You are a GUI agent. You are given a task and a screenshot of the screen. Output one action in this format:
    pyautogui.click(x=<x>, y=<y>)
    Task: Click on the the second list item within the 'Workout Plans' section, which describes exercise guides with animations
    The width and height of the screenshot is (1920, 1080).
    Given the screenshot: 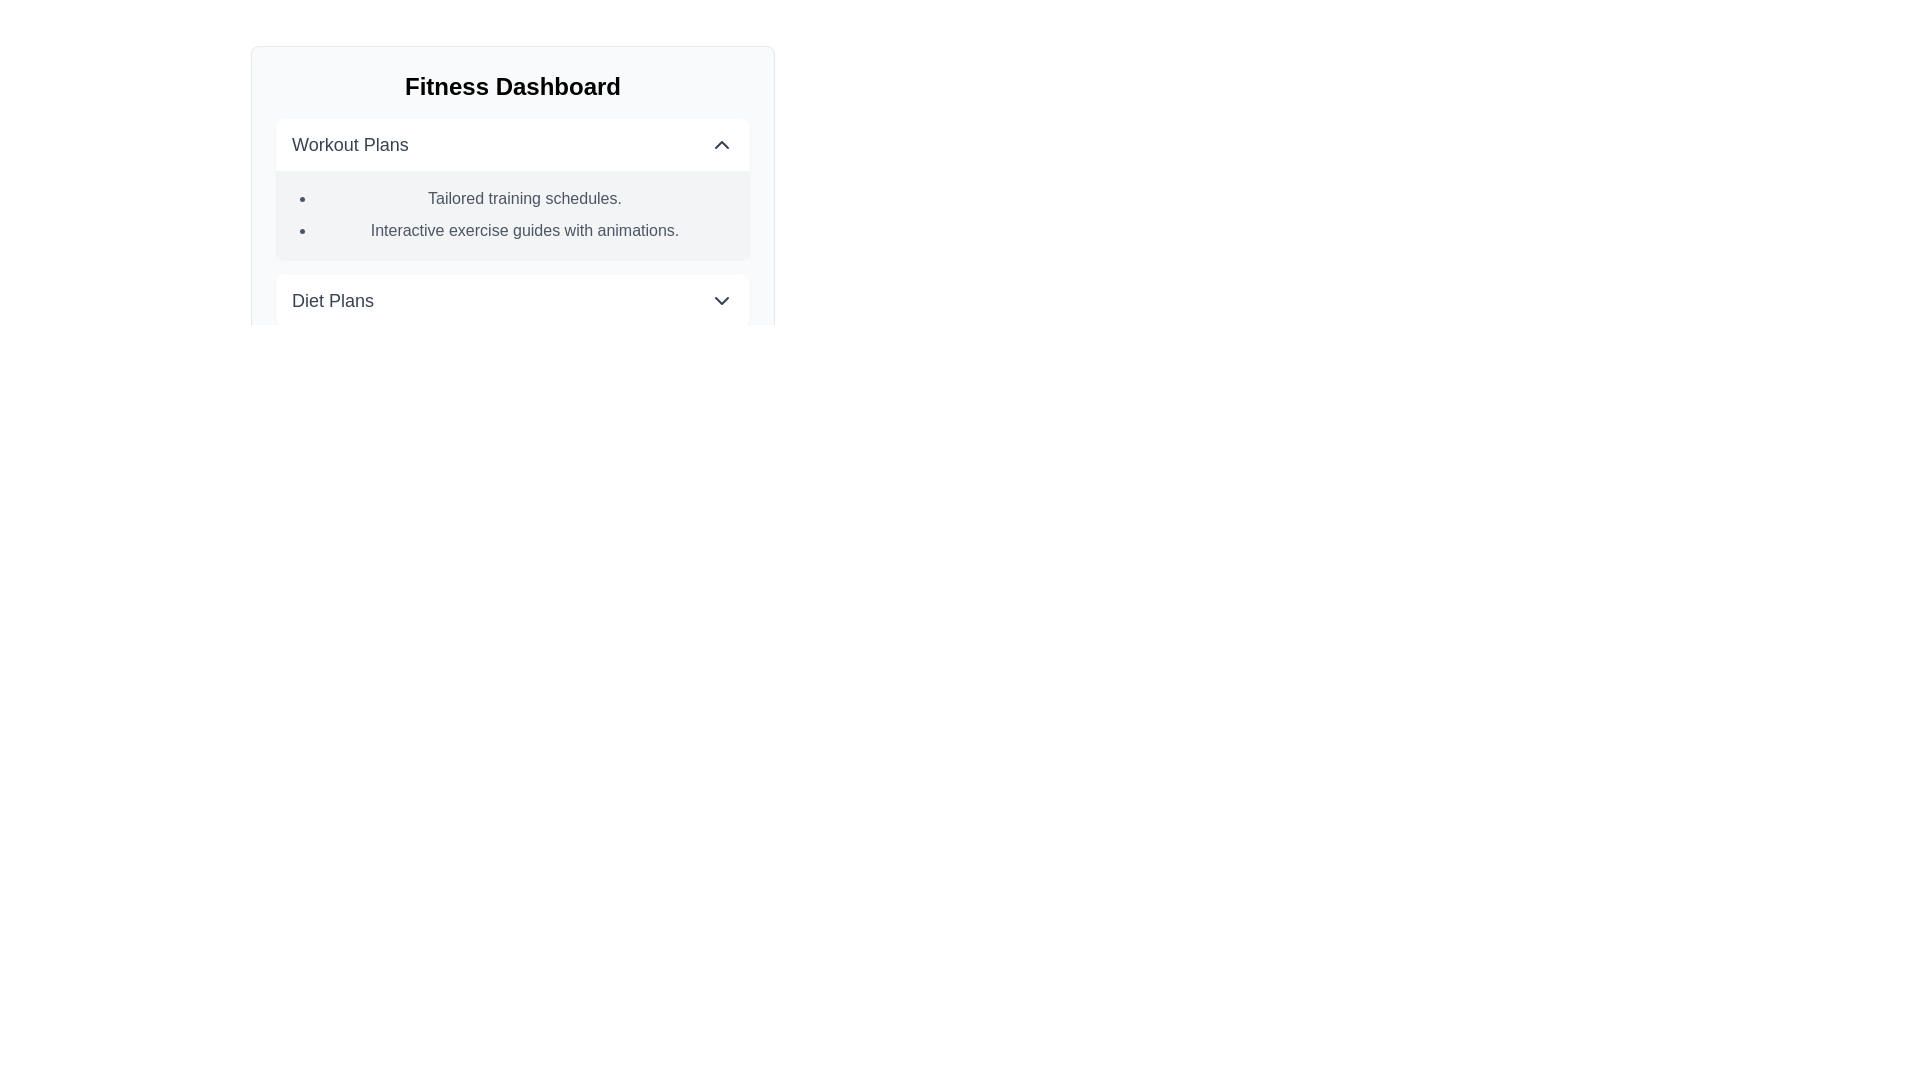 What is the action you would take?
    pyautogui.click(x=524, y=230)
    